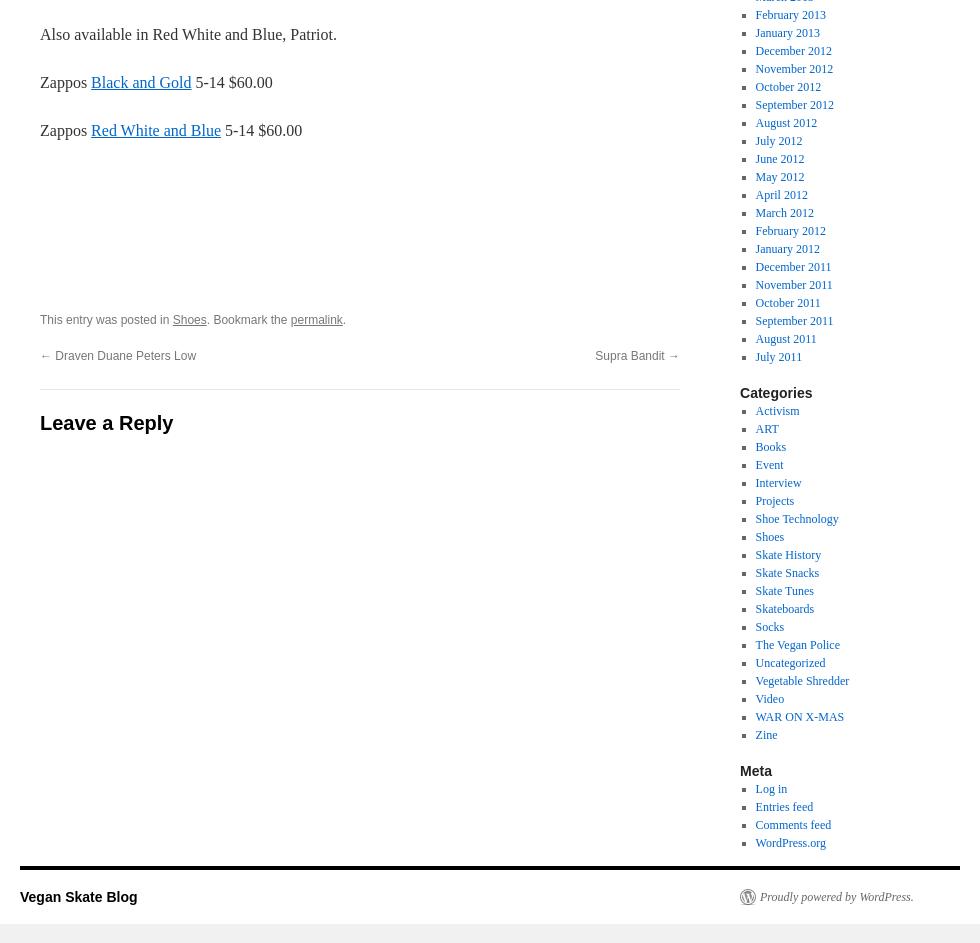 The width and height of the screenshot is (980, 943). Describe the element at coordinates (836, 895) in the screenshot. I see `'Proudly powered by WordPress.'` at that location.